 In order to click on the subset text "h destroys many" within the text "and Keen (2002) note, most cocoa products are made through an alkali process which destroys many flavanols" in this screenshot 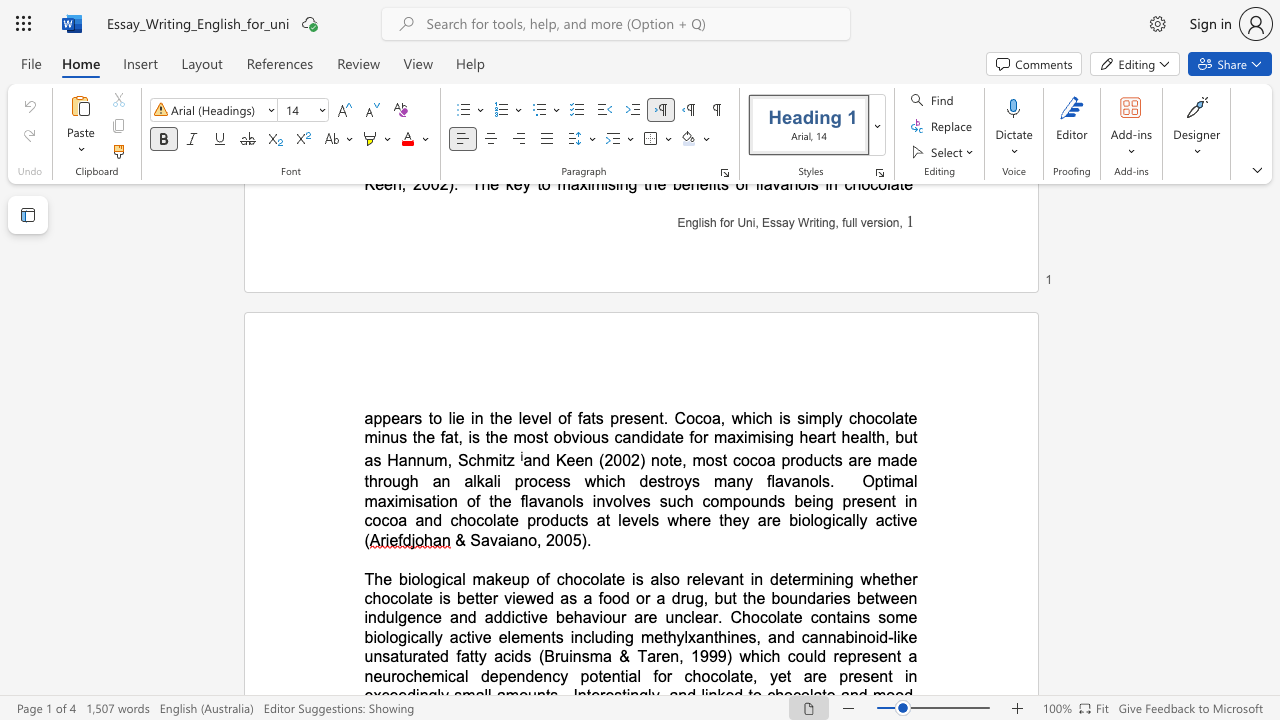, I will do `click(615, 481)`.